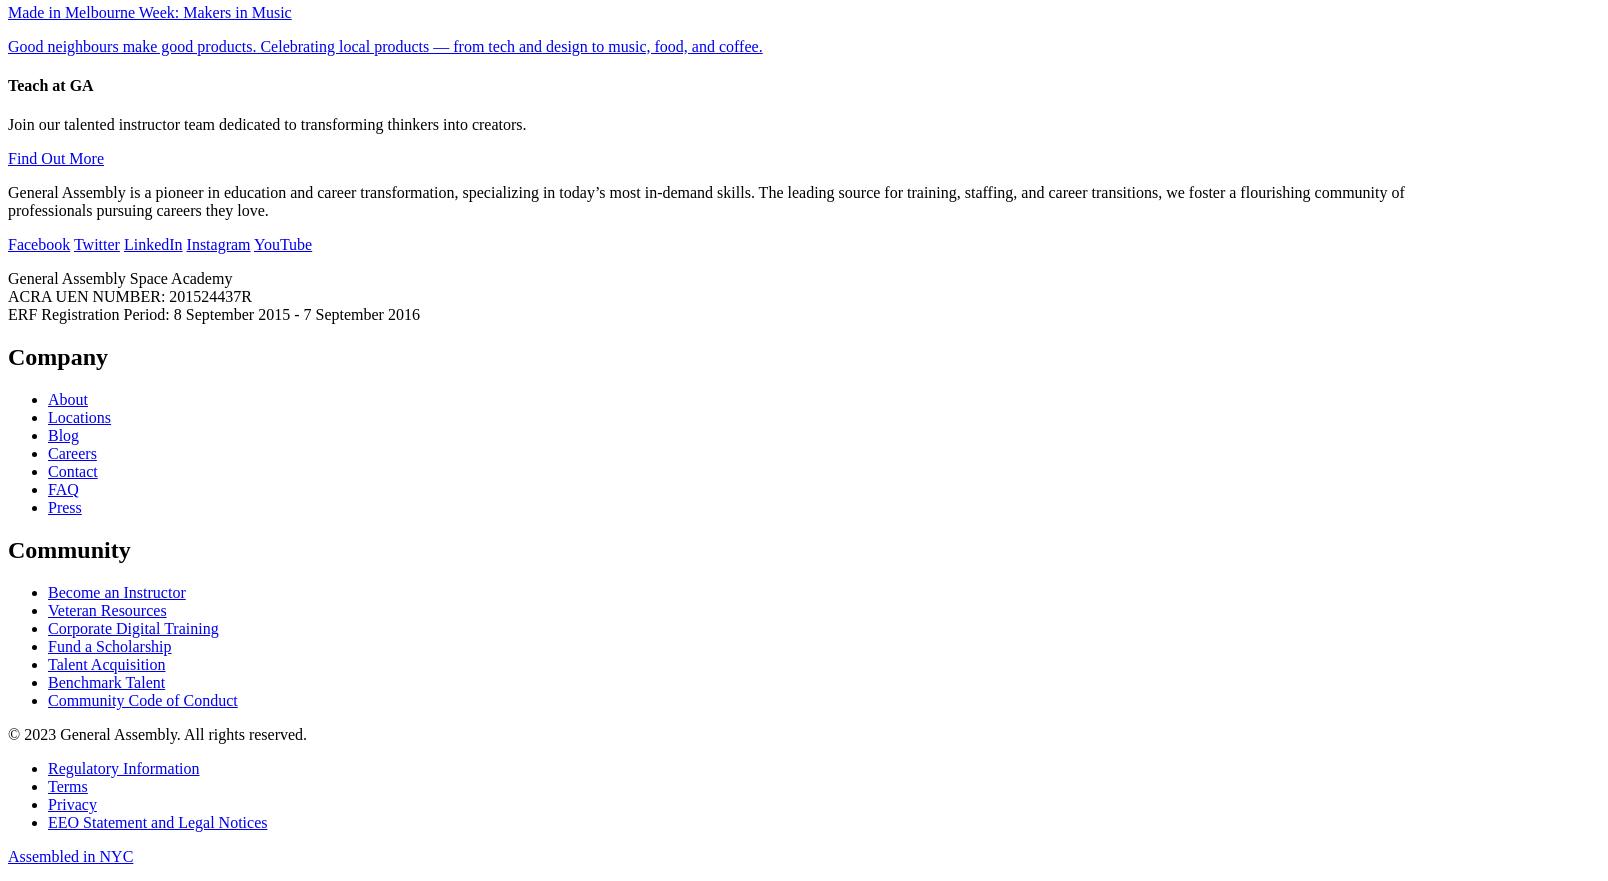 The width and height of the screenshot is (1608, 881). I want to click on 'Fund a Scholarship', so click(109, 646).